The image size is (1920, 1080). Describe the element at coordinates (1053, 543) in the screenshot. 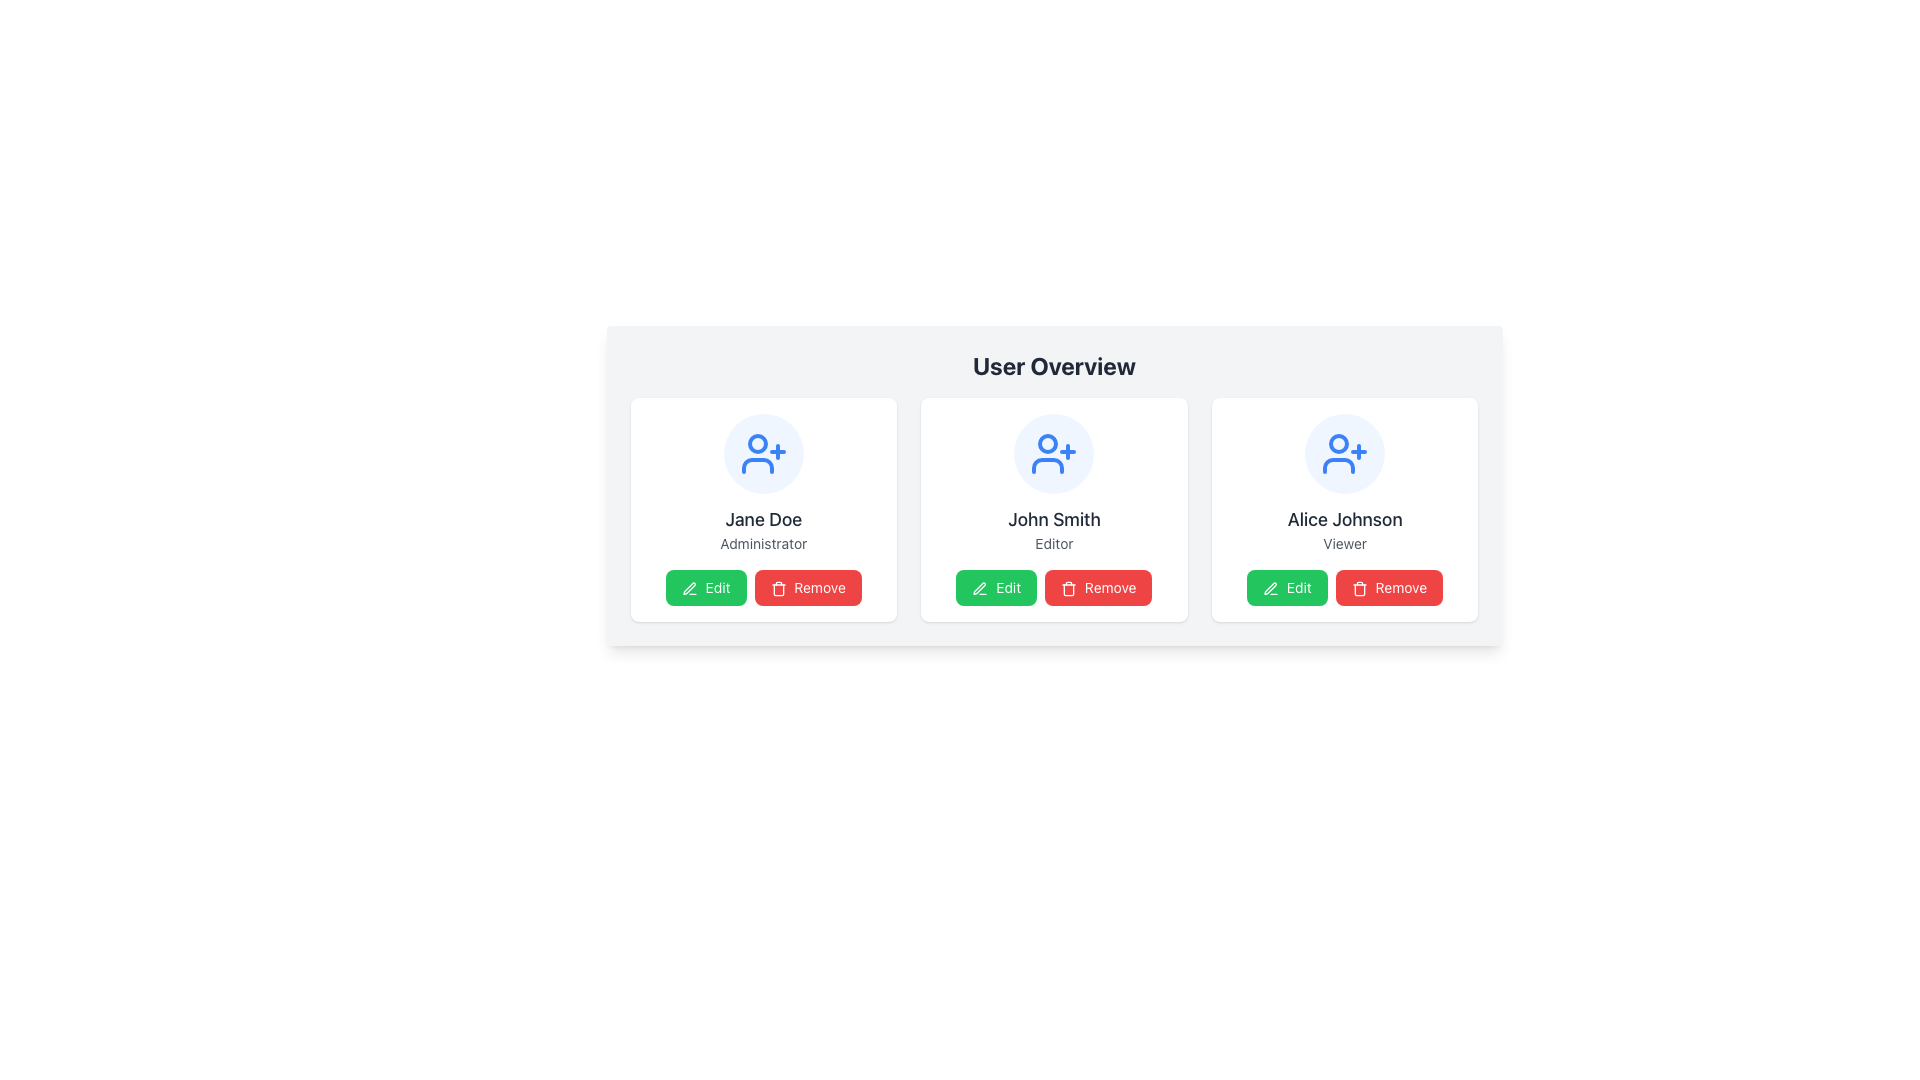

I see `the 'Editor' text label located in the middle card of three horizontally aligned cards, positioned below 'John Smith' and above the action buttons 'Edit' and 'Remove'` at that location.